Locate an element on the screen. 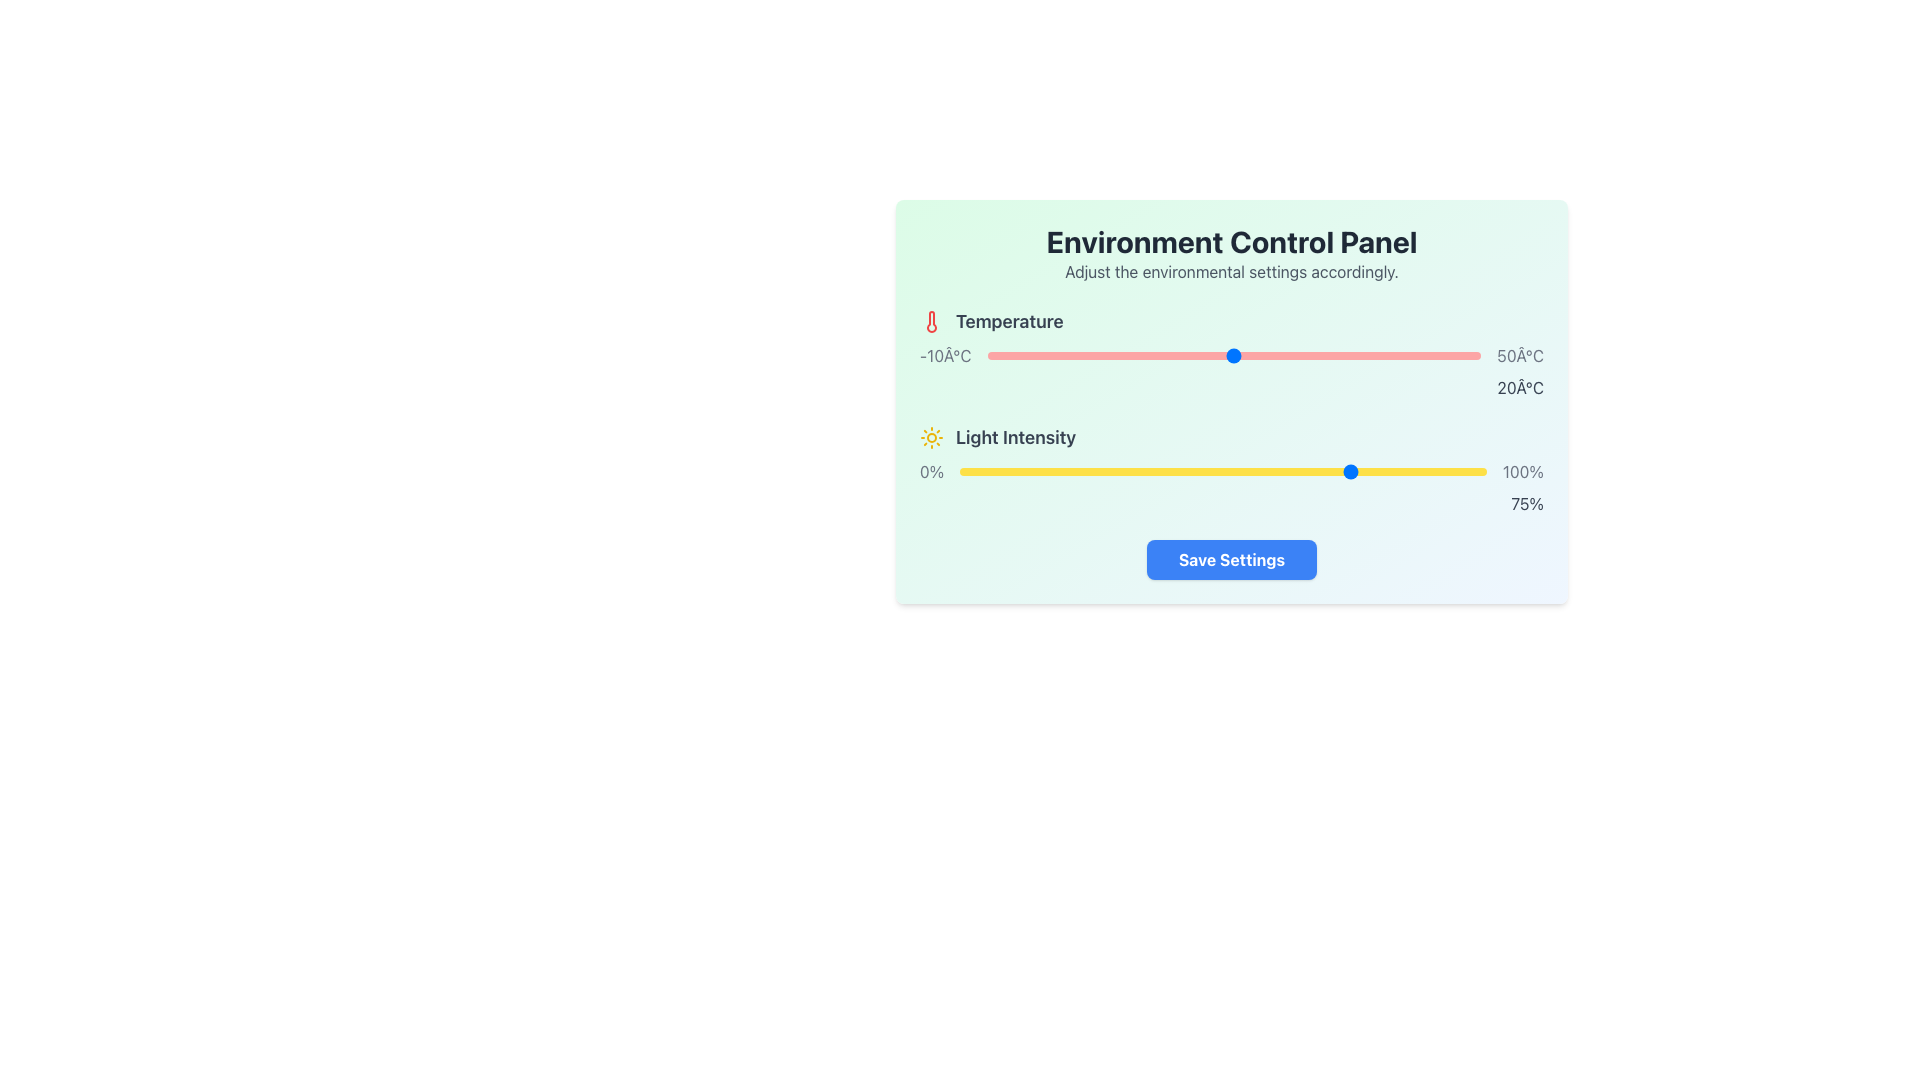 The width and height of the screenshot is (1920, 1080). temperature is located at coordinates (1456, 354).